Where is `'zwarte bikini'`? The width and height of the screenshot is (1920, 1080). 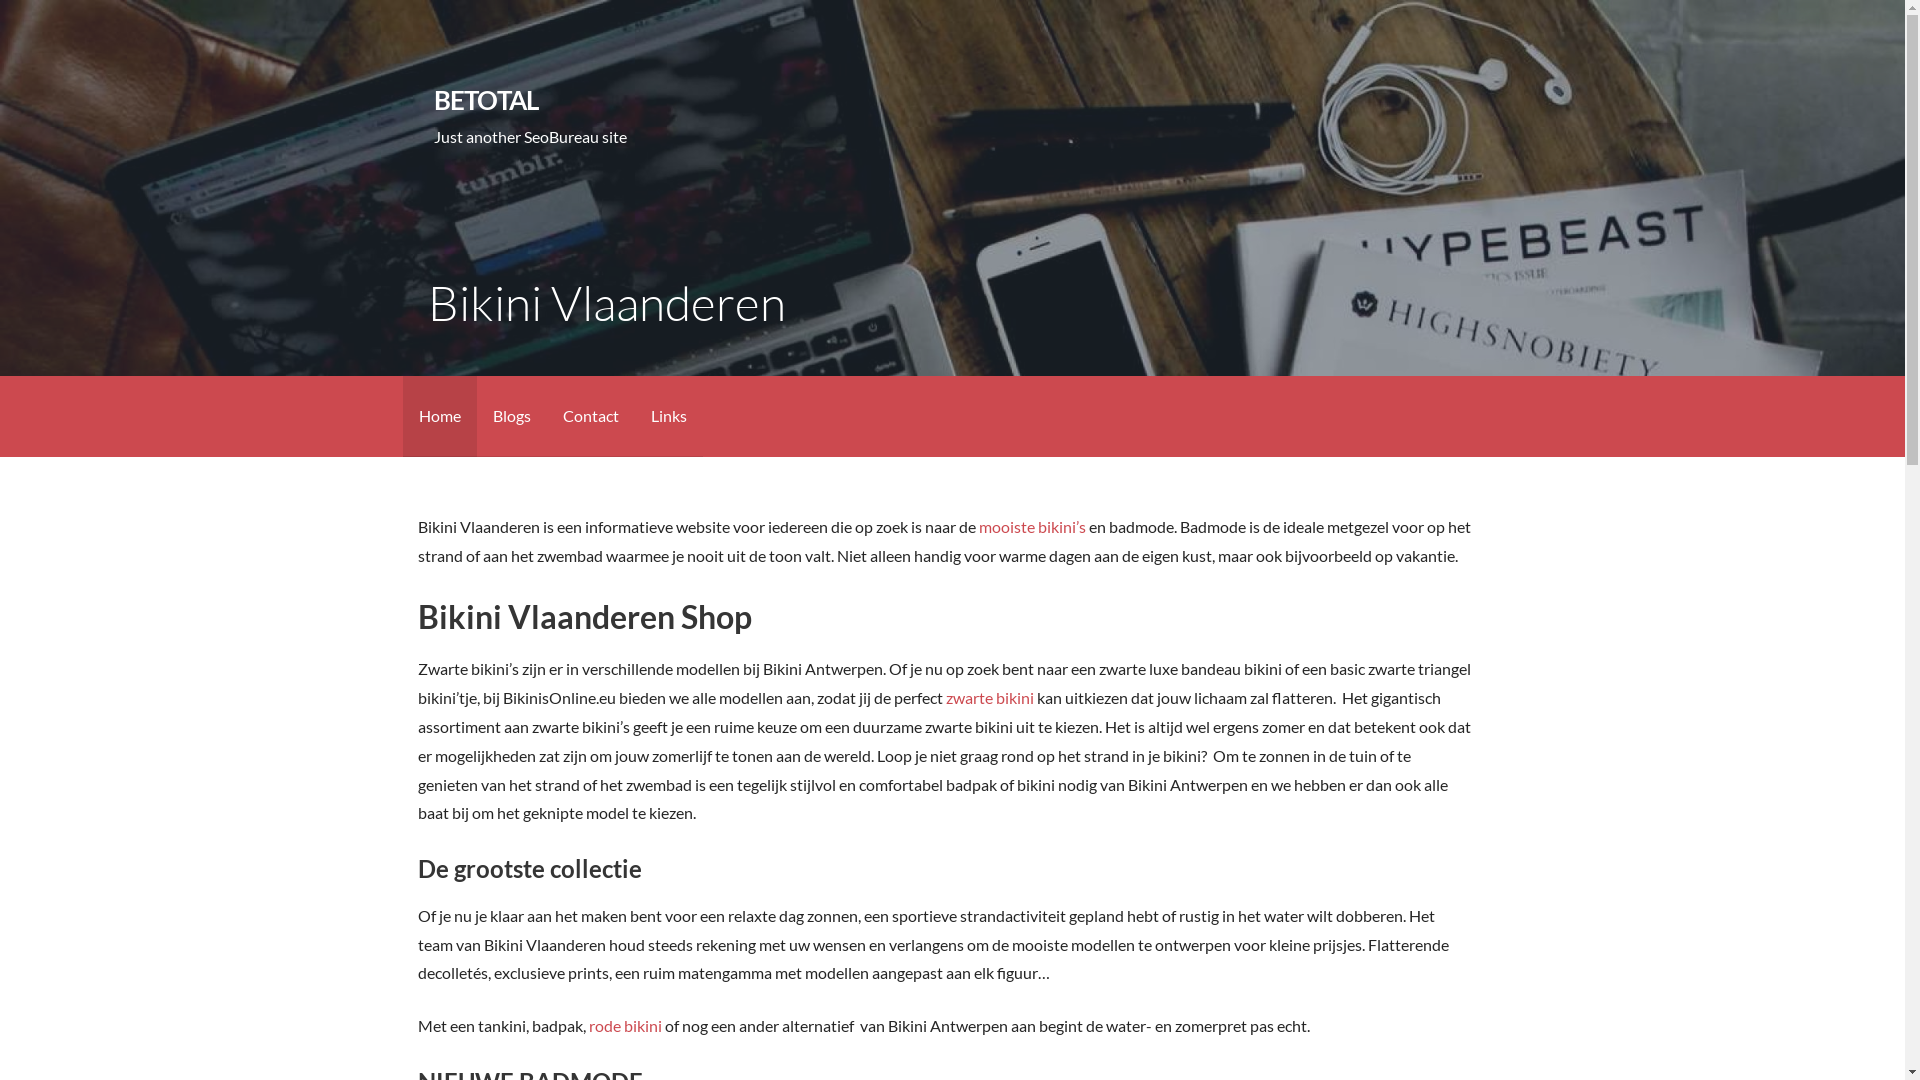
'zwarte bikini' is located at coordinates (989, 696).